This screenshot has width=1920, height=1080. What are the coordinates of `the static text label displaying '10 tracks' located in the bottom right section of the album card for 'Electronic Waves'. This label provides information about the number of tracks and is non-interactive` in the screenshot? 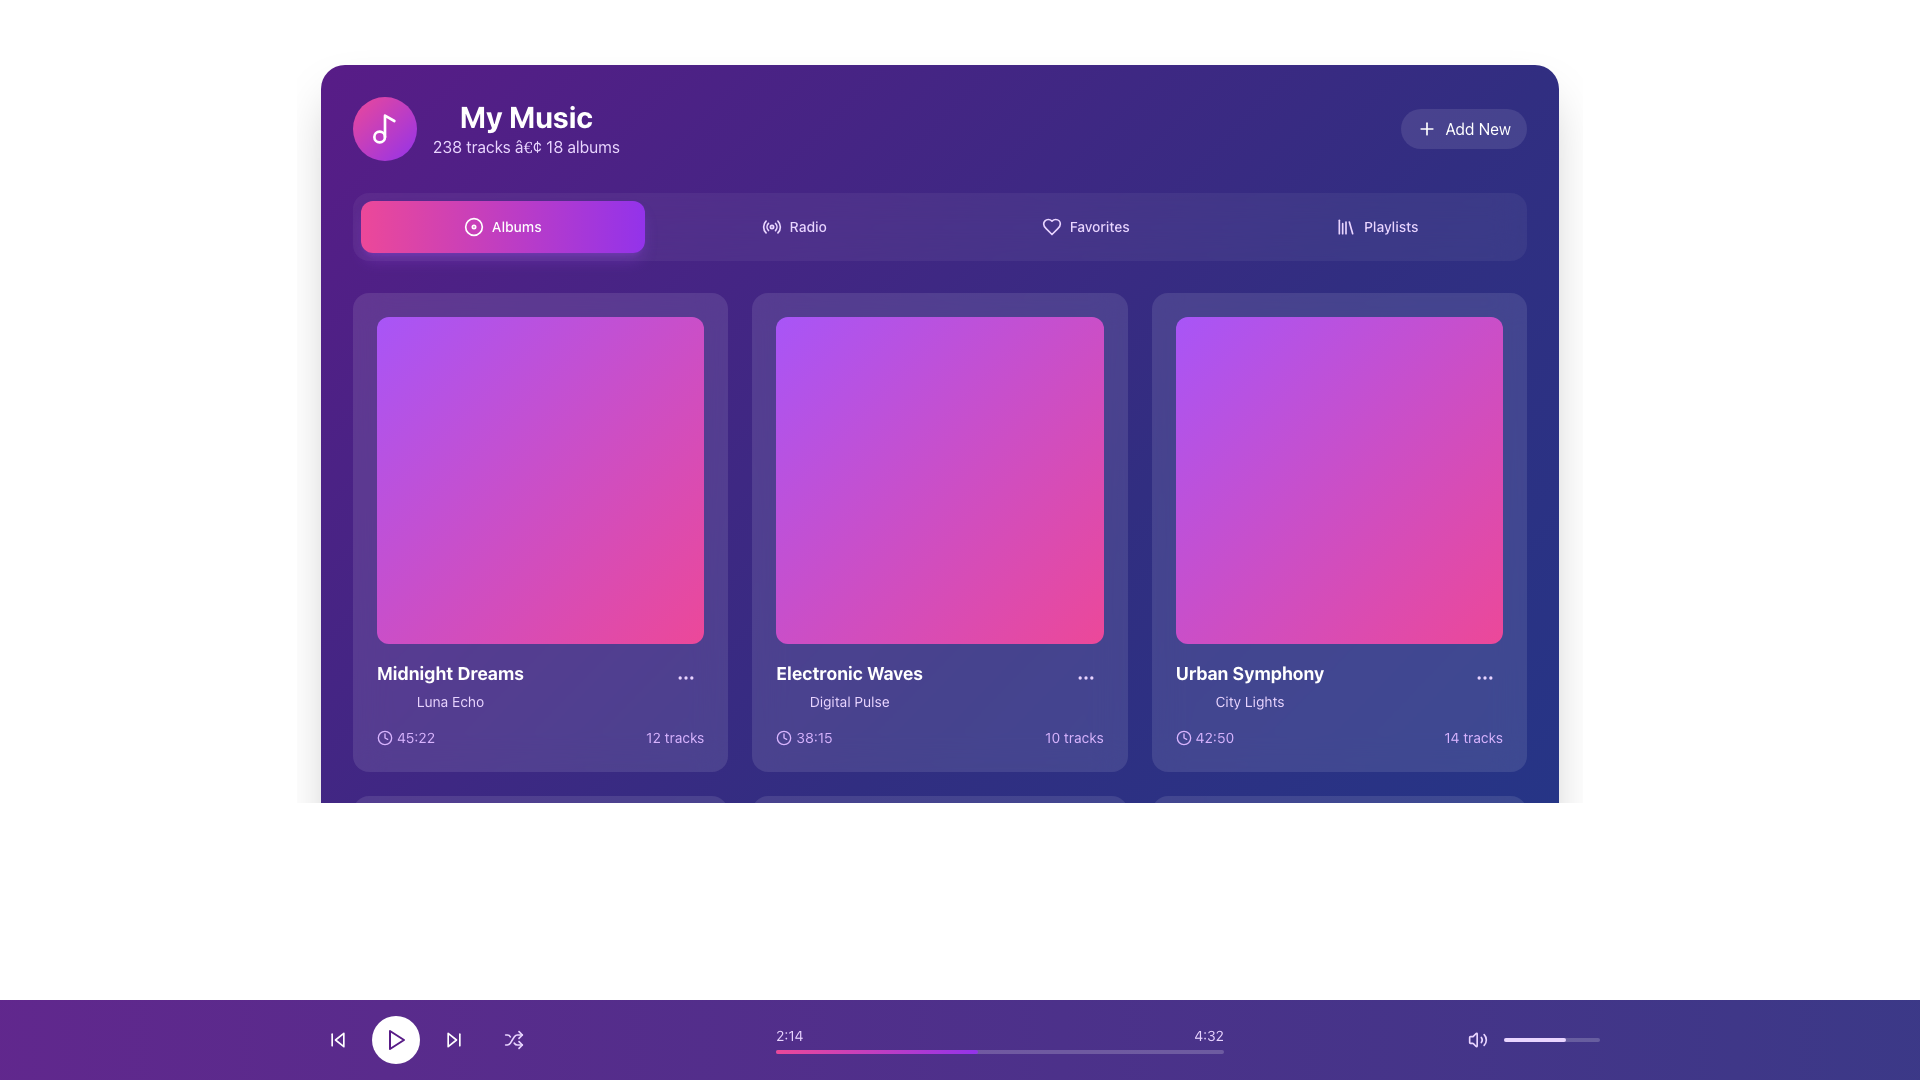 It's located at (1073, 738).